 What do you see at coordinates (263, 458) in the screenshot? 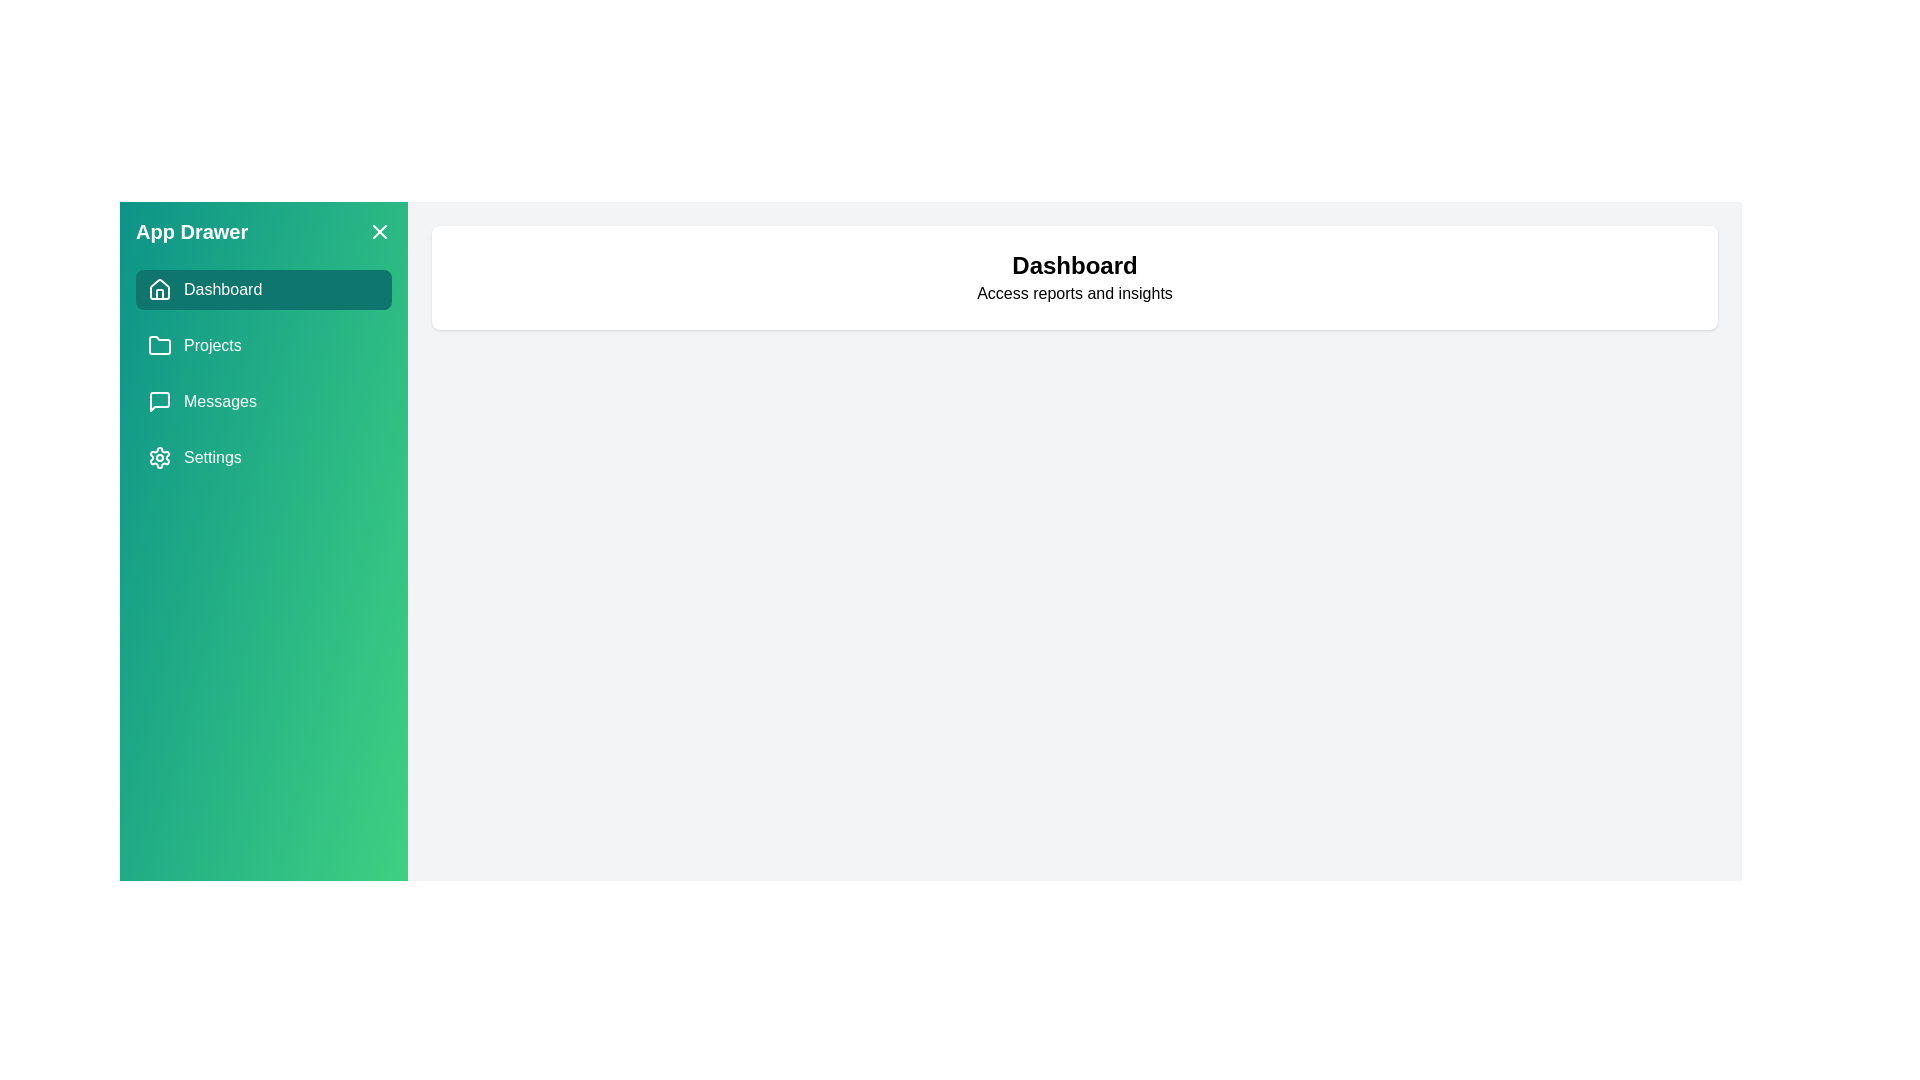
I see `the menu item Settings from the drawer` at bounding box center [263, 458].